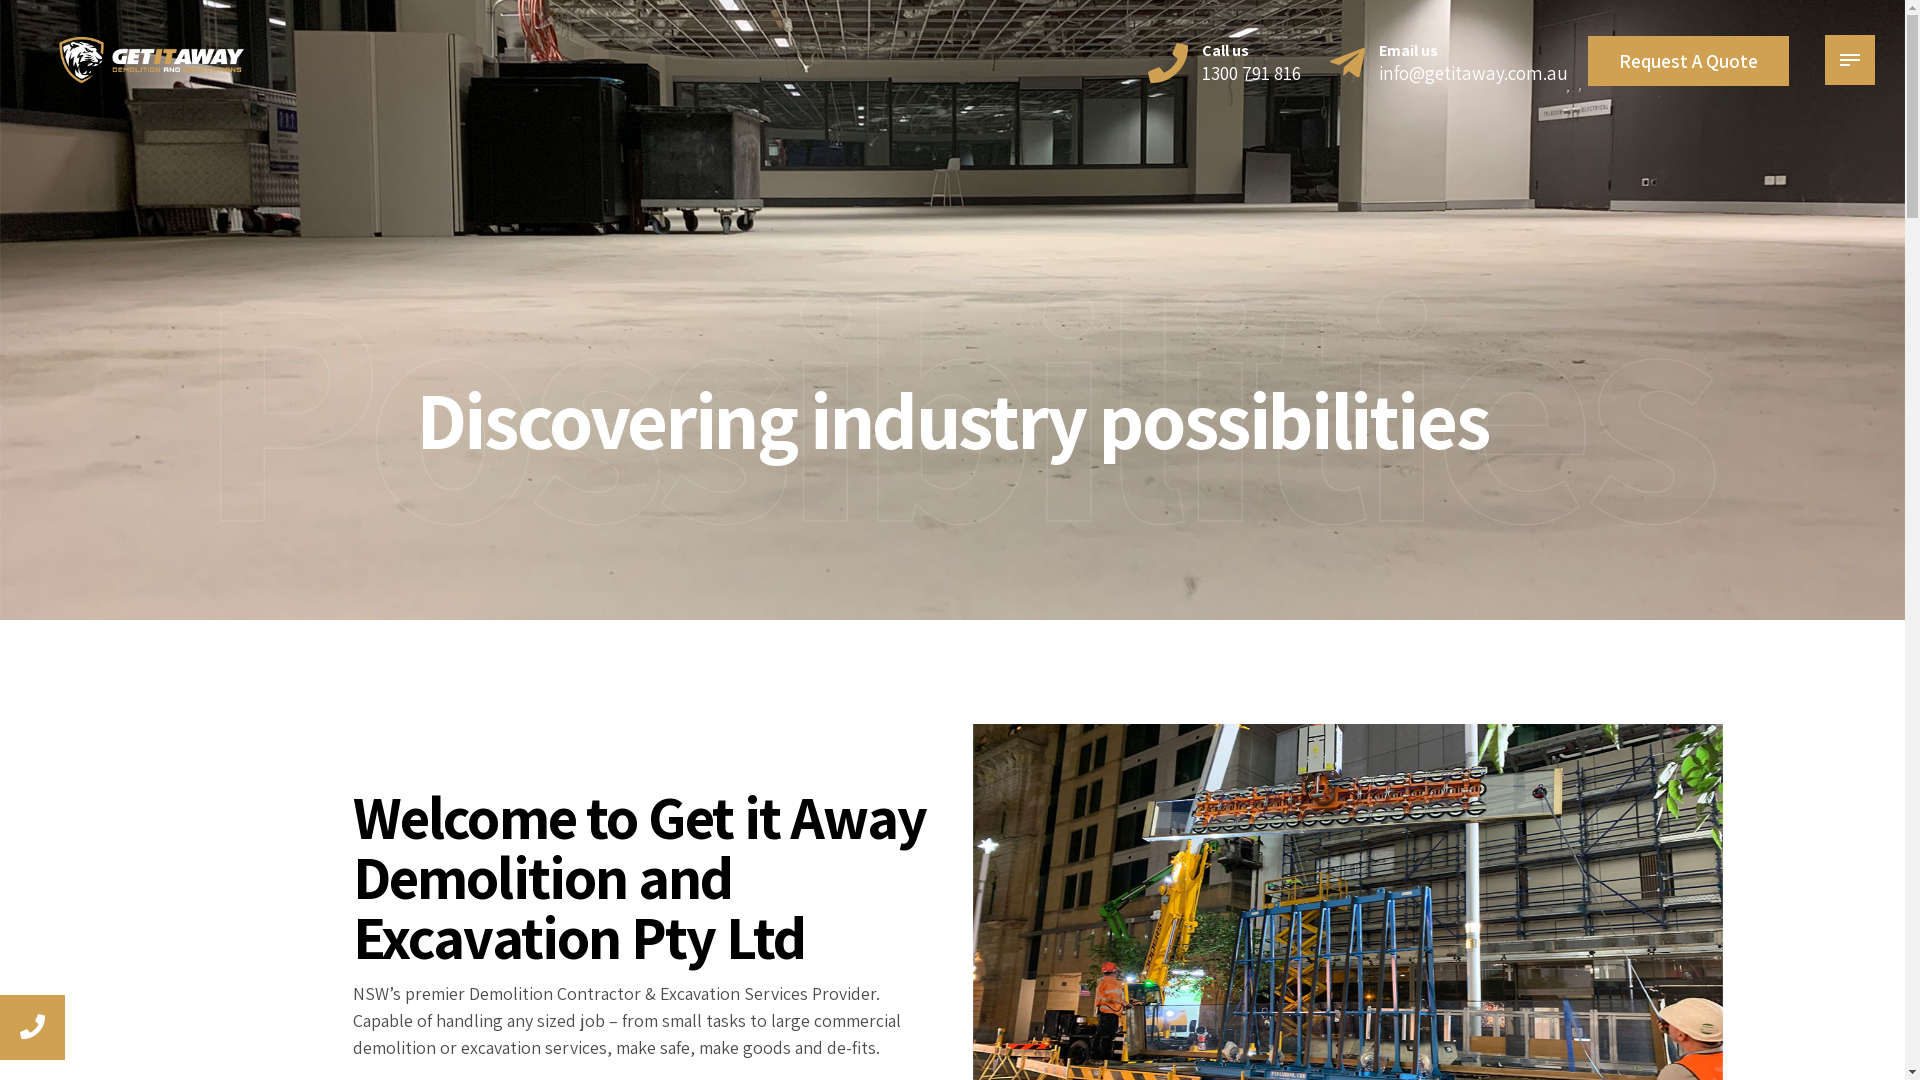  What do you see at coordinates (1223, 60) in the screenshot?
I see `'Call us` at bounding box center [1223, 60].